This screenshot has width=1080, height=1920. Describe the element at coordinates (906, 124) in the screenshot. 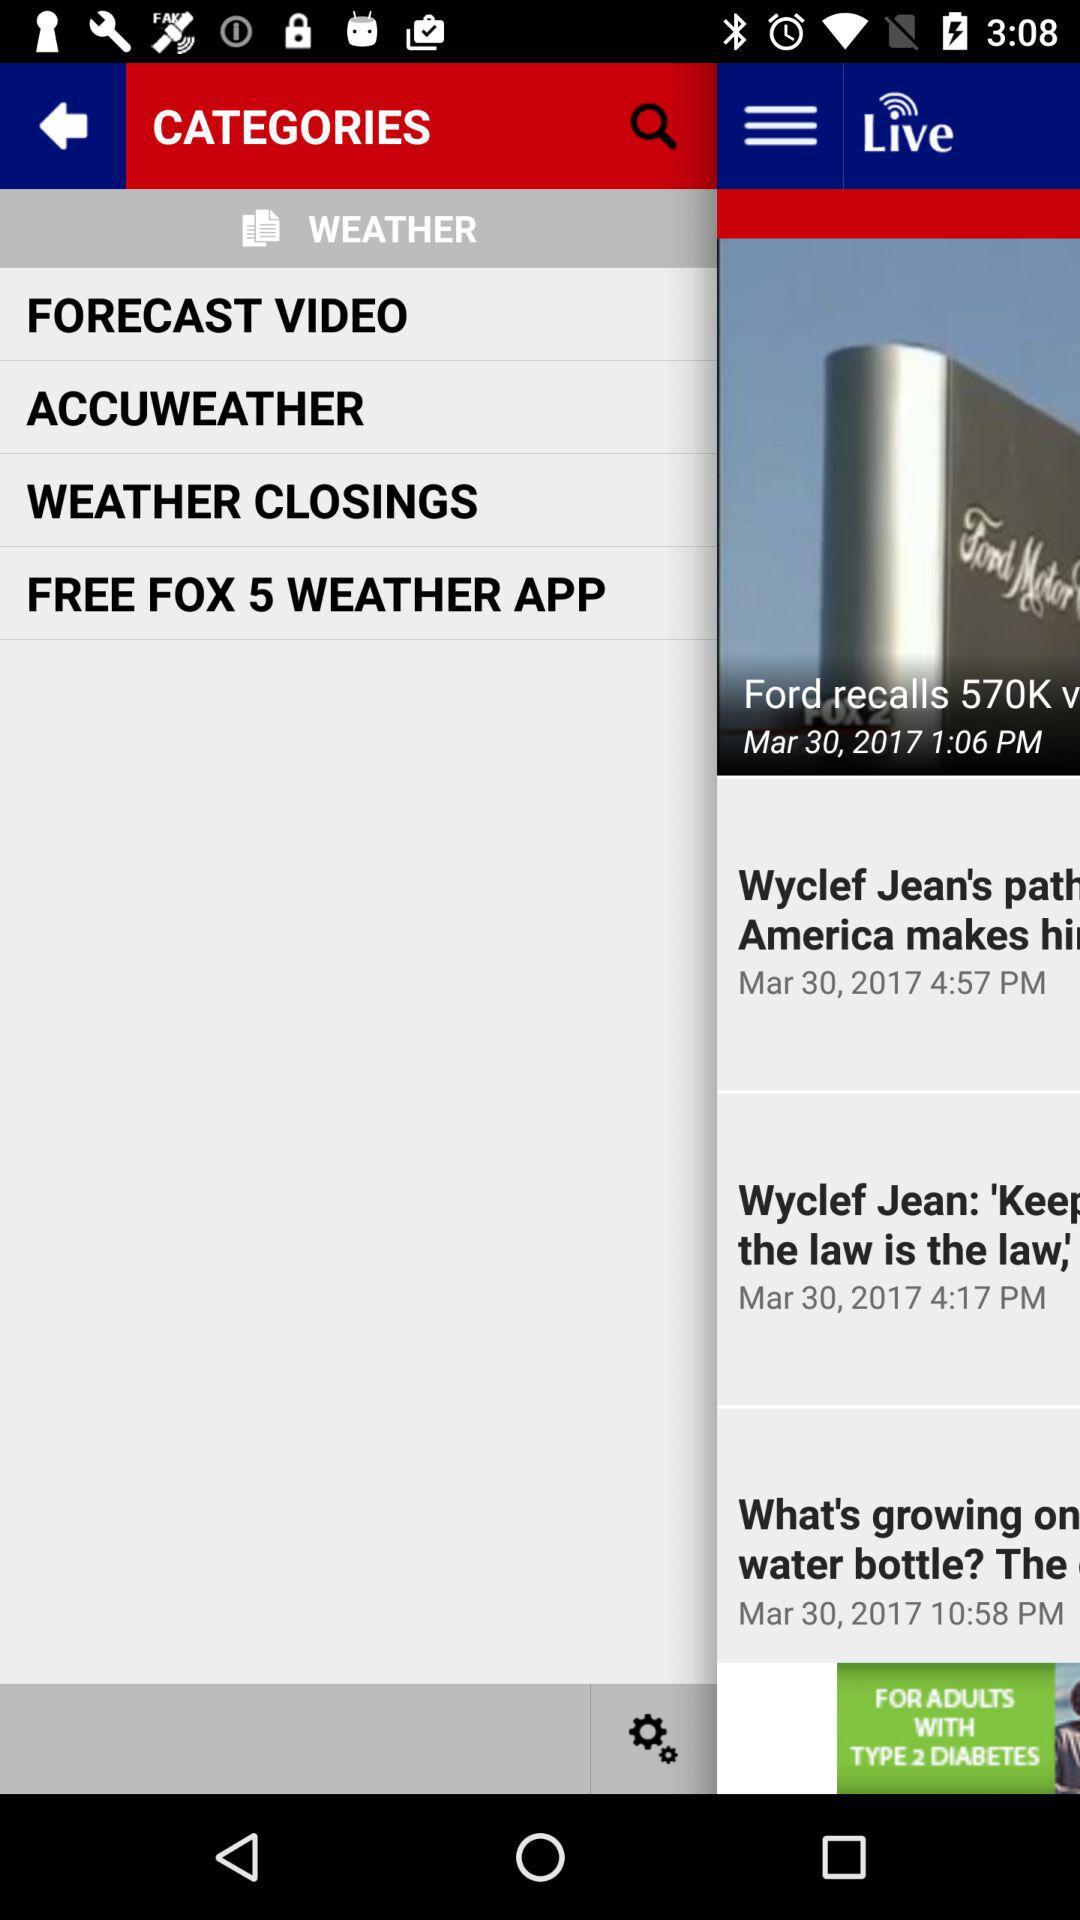

I see `go live` at that location.